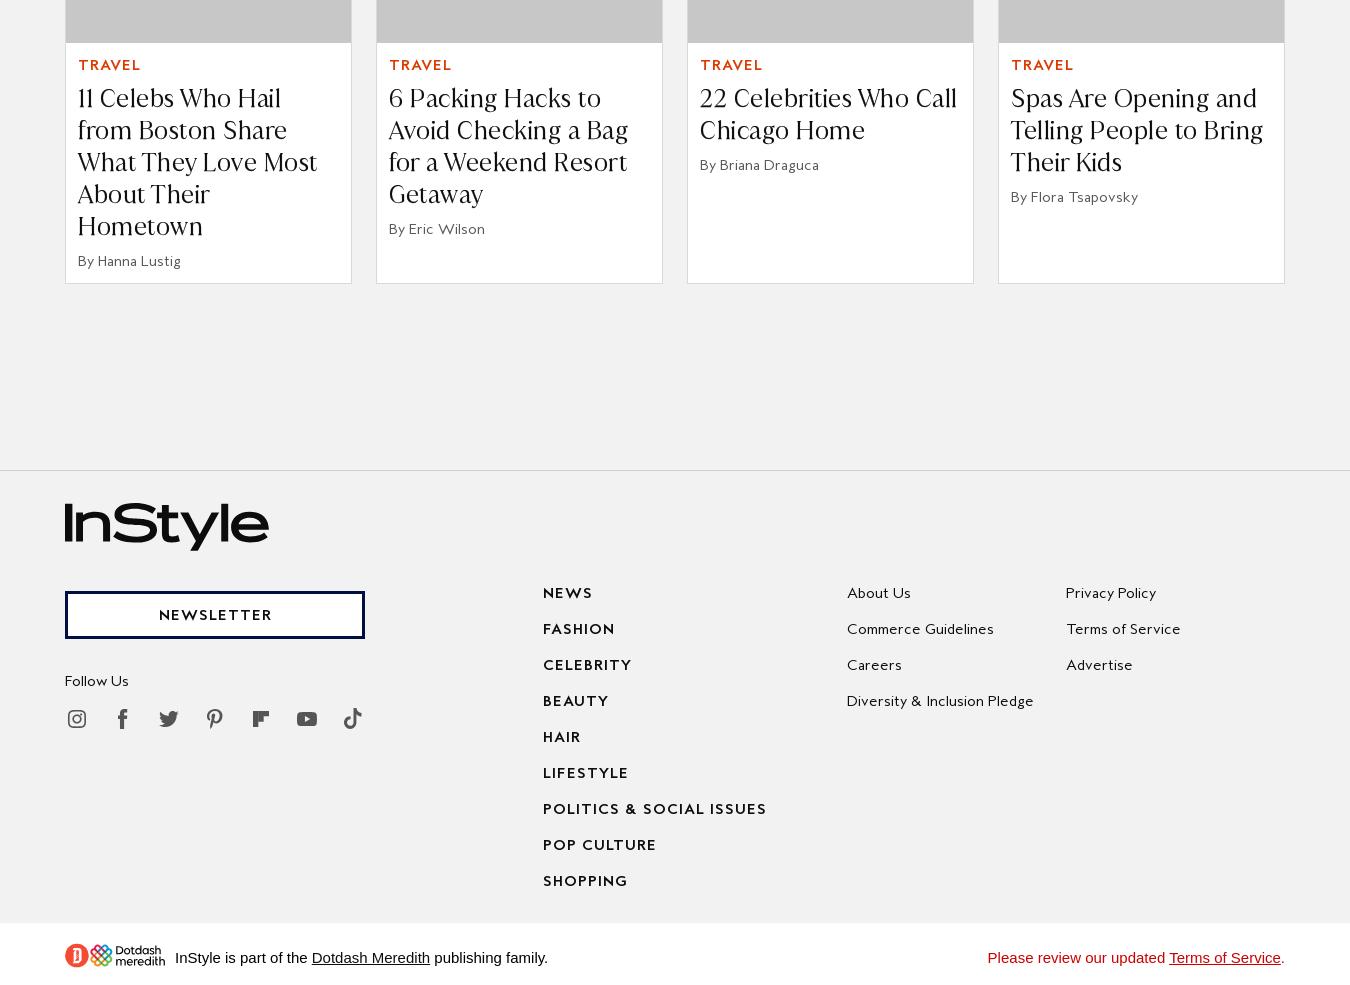 This screenshot has width=1350, height=985. Describe the element at coordinates (1135, 129) in the screenshot. I see `'Spas Are Opening and Telling People to Bring Their Kids'` at that location.